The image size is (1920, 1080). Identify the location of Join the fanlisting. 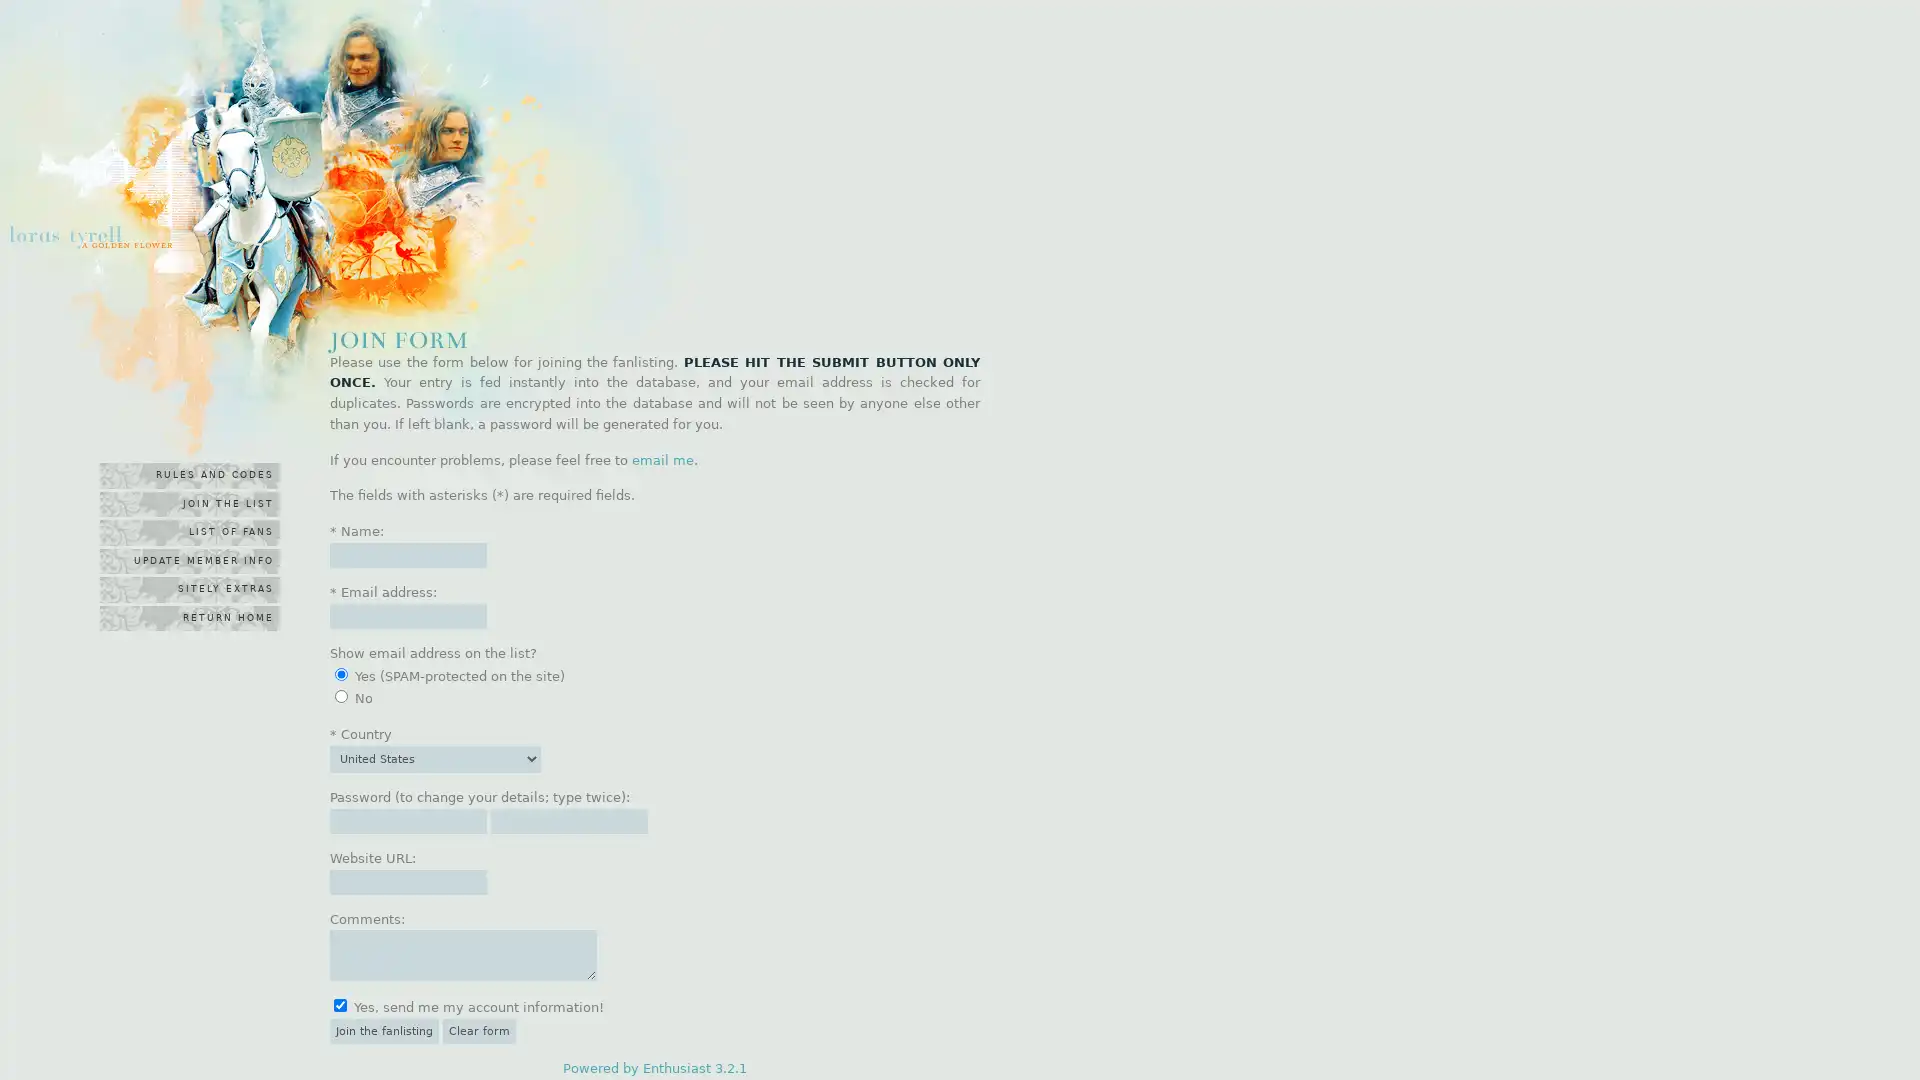
(384, 1031).